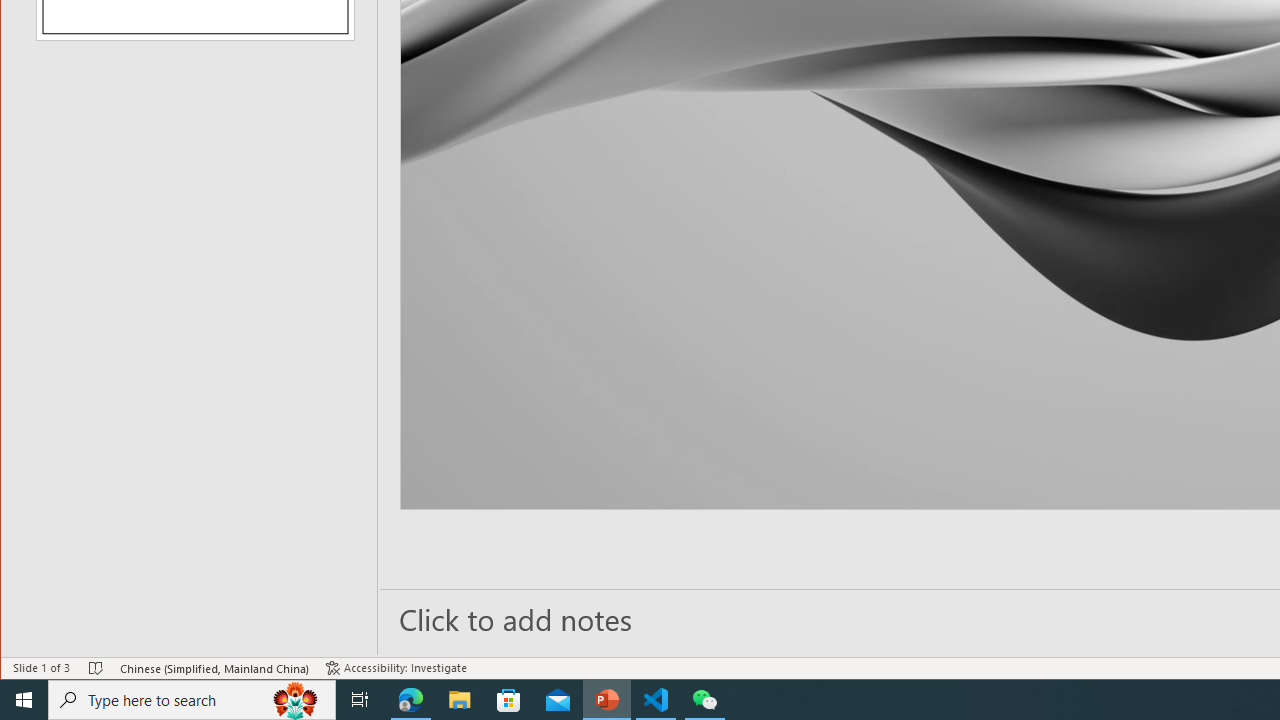  I want to click on 'Microsoft Store', so click(509, 698).